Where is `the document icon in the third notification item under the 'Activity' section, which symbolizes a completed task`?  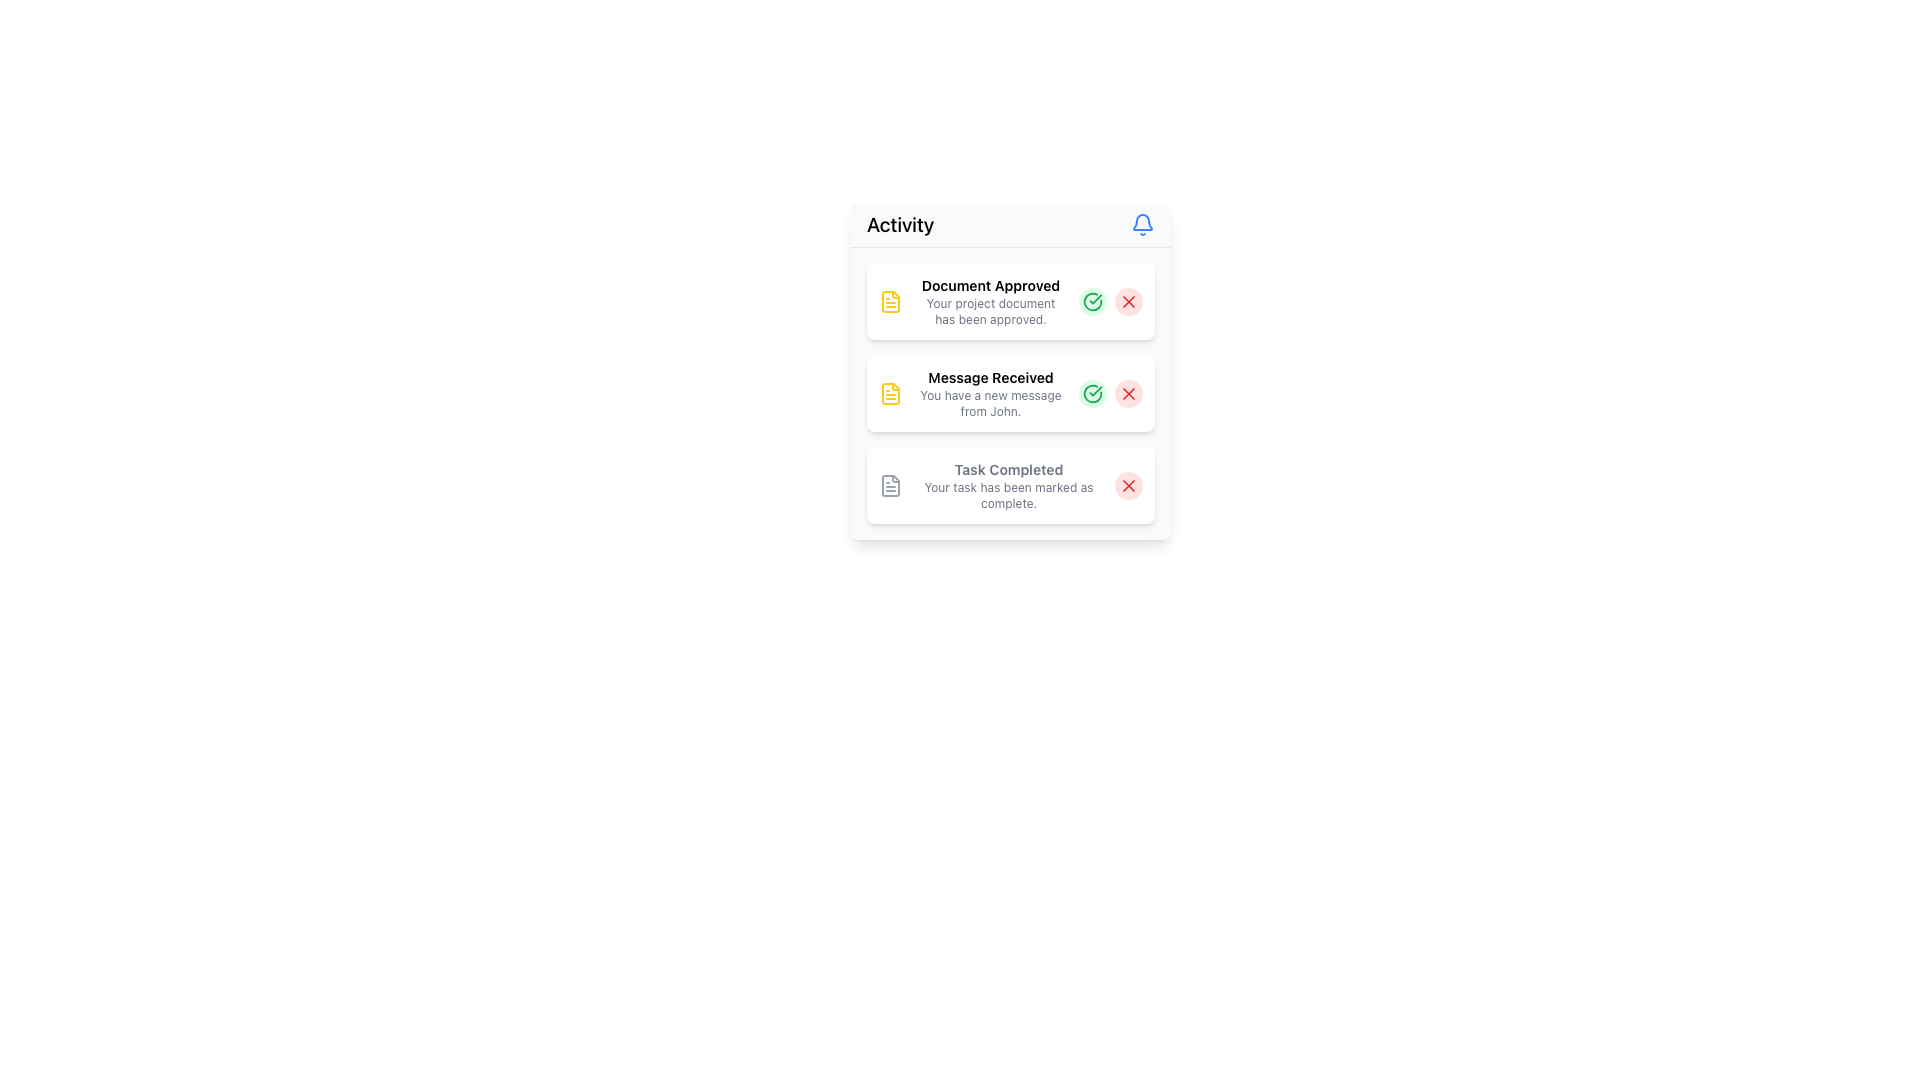 the document icon in the third notification item under the 'Activity' section, which symbolizes a completed task is located at coordinates (890, 486).